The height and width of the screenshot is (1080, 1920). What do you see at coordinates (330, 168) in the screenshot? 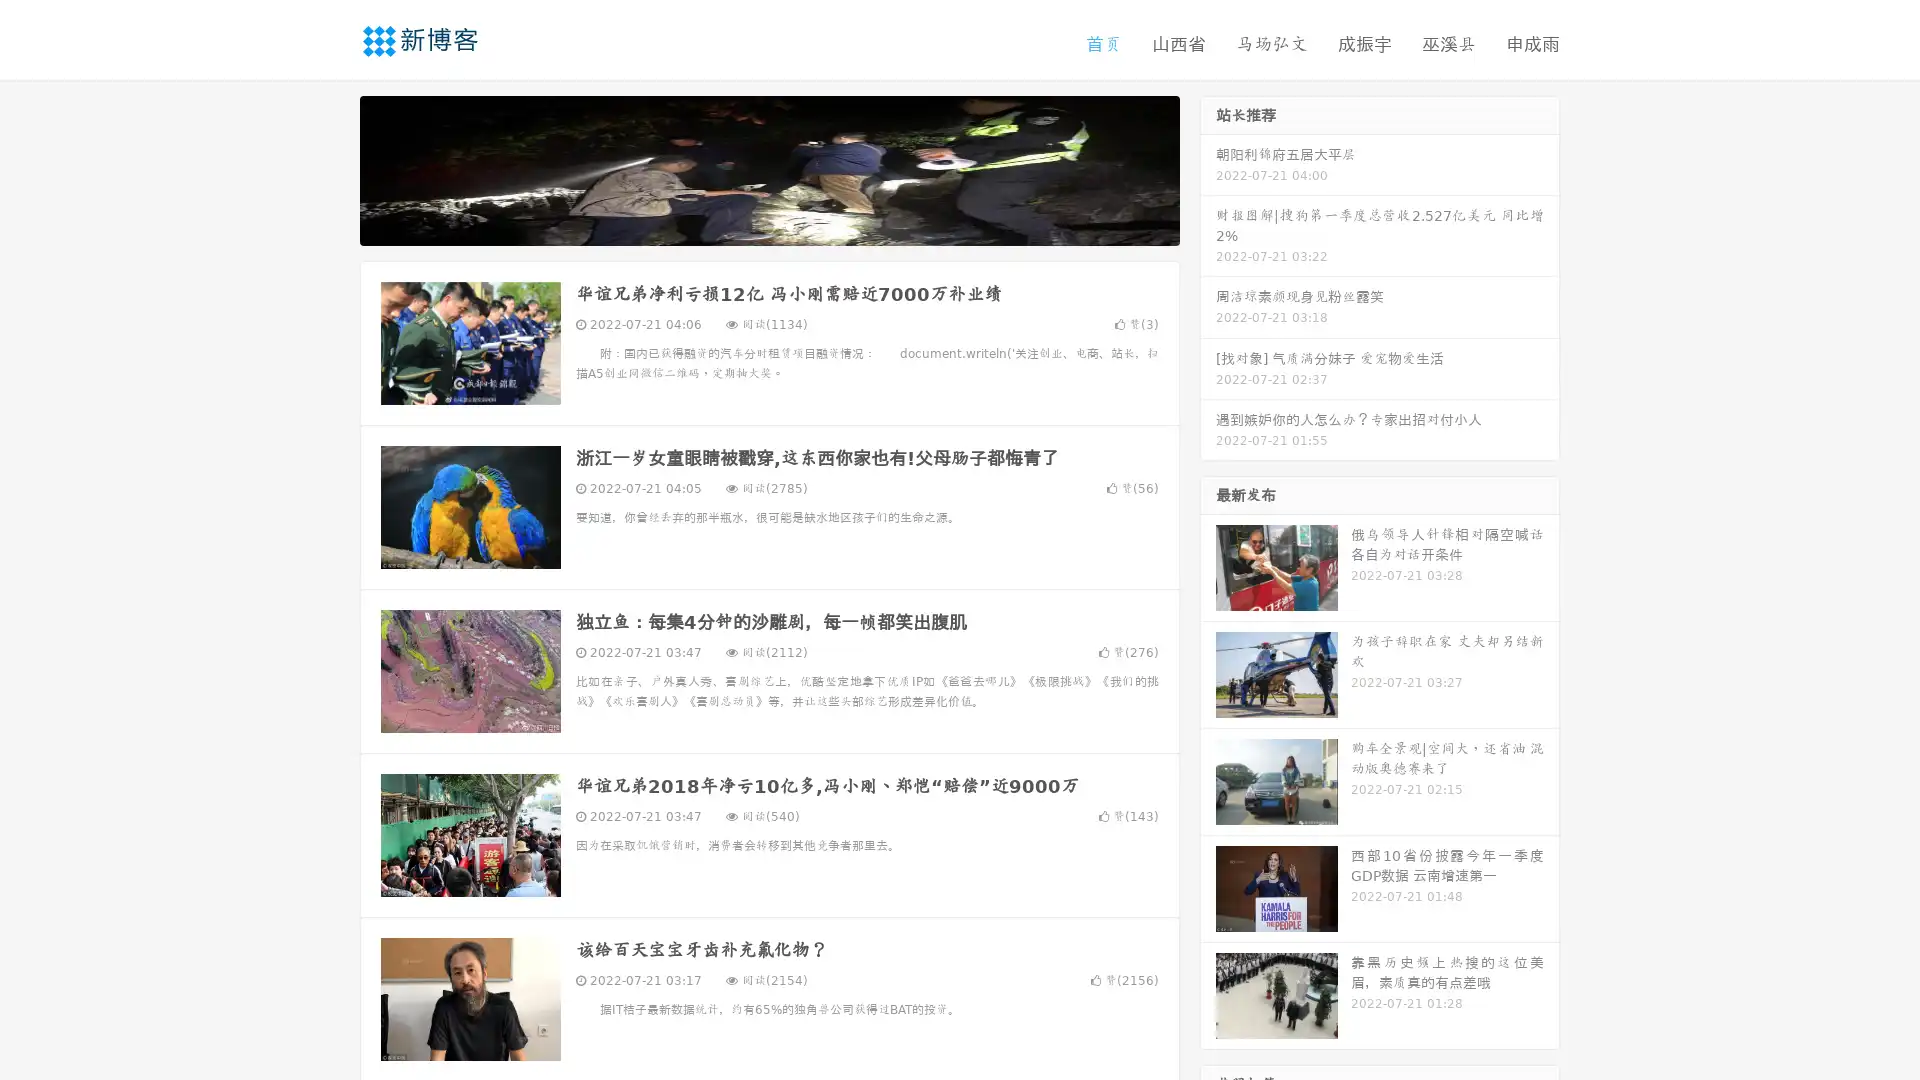
I see `Previous slide` at bounding box center [330, 168].